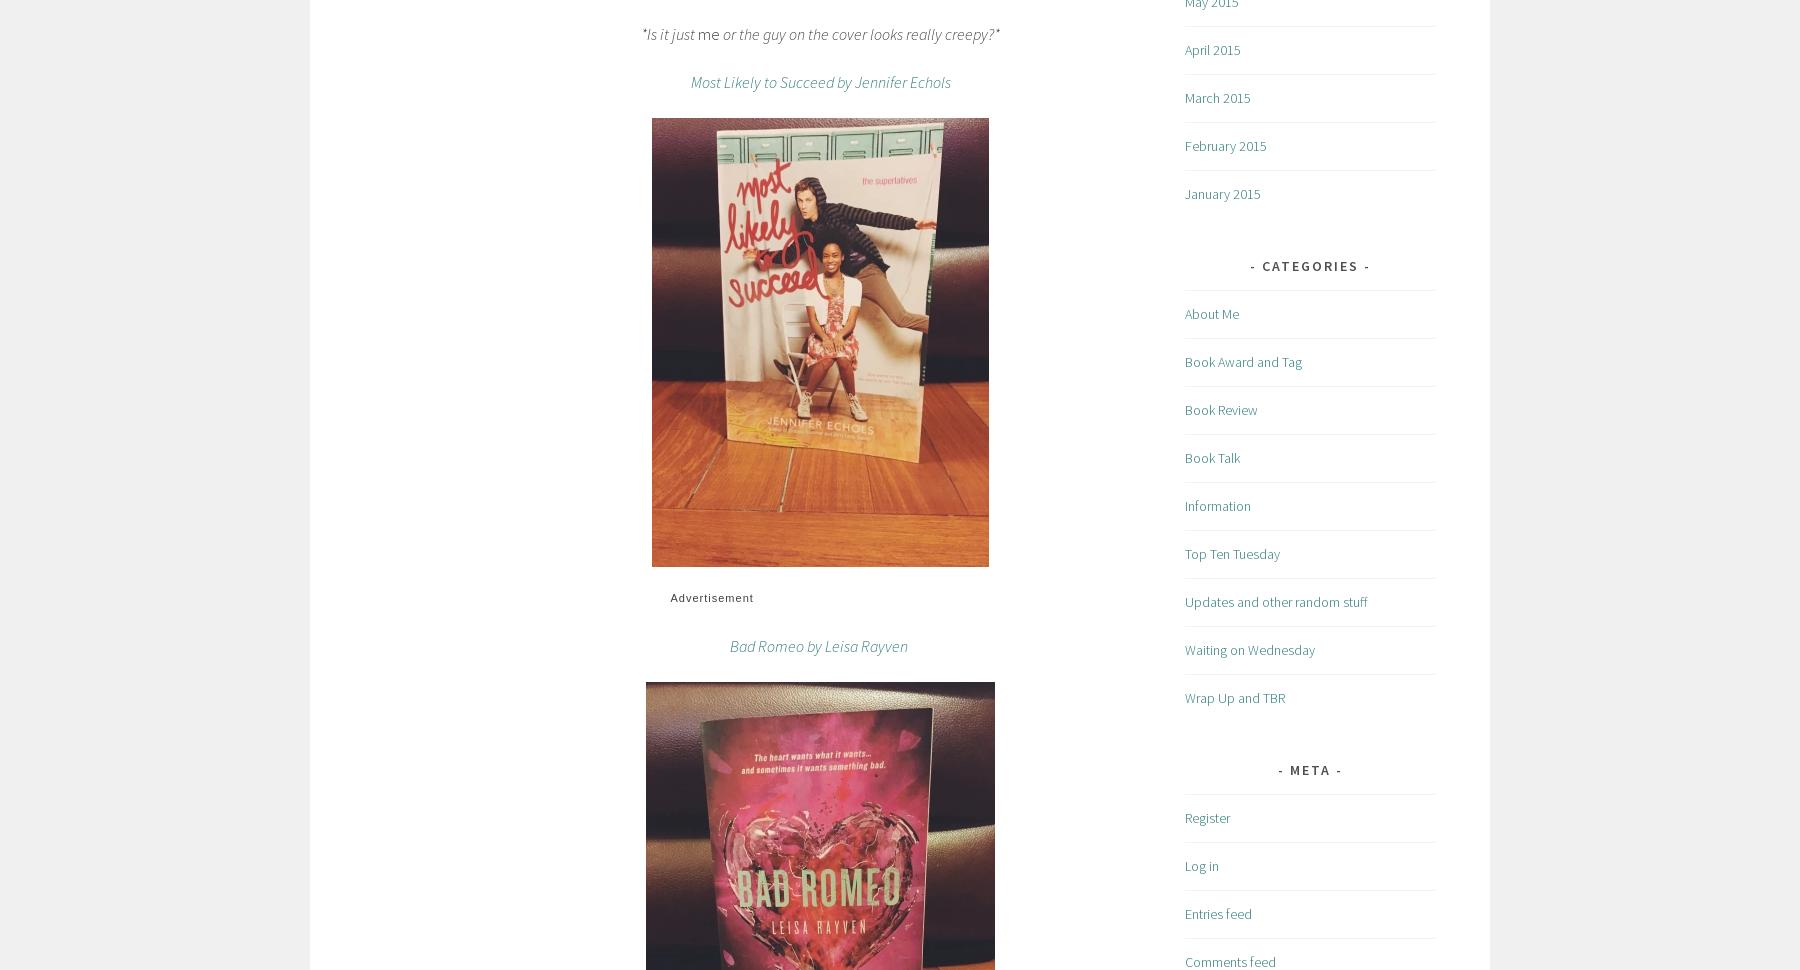  What do you see at coordinates (669, 32) in the screenshot?
I see `'*Is it just'` at bounding box center [669, 32].